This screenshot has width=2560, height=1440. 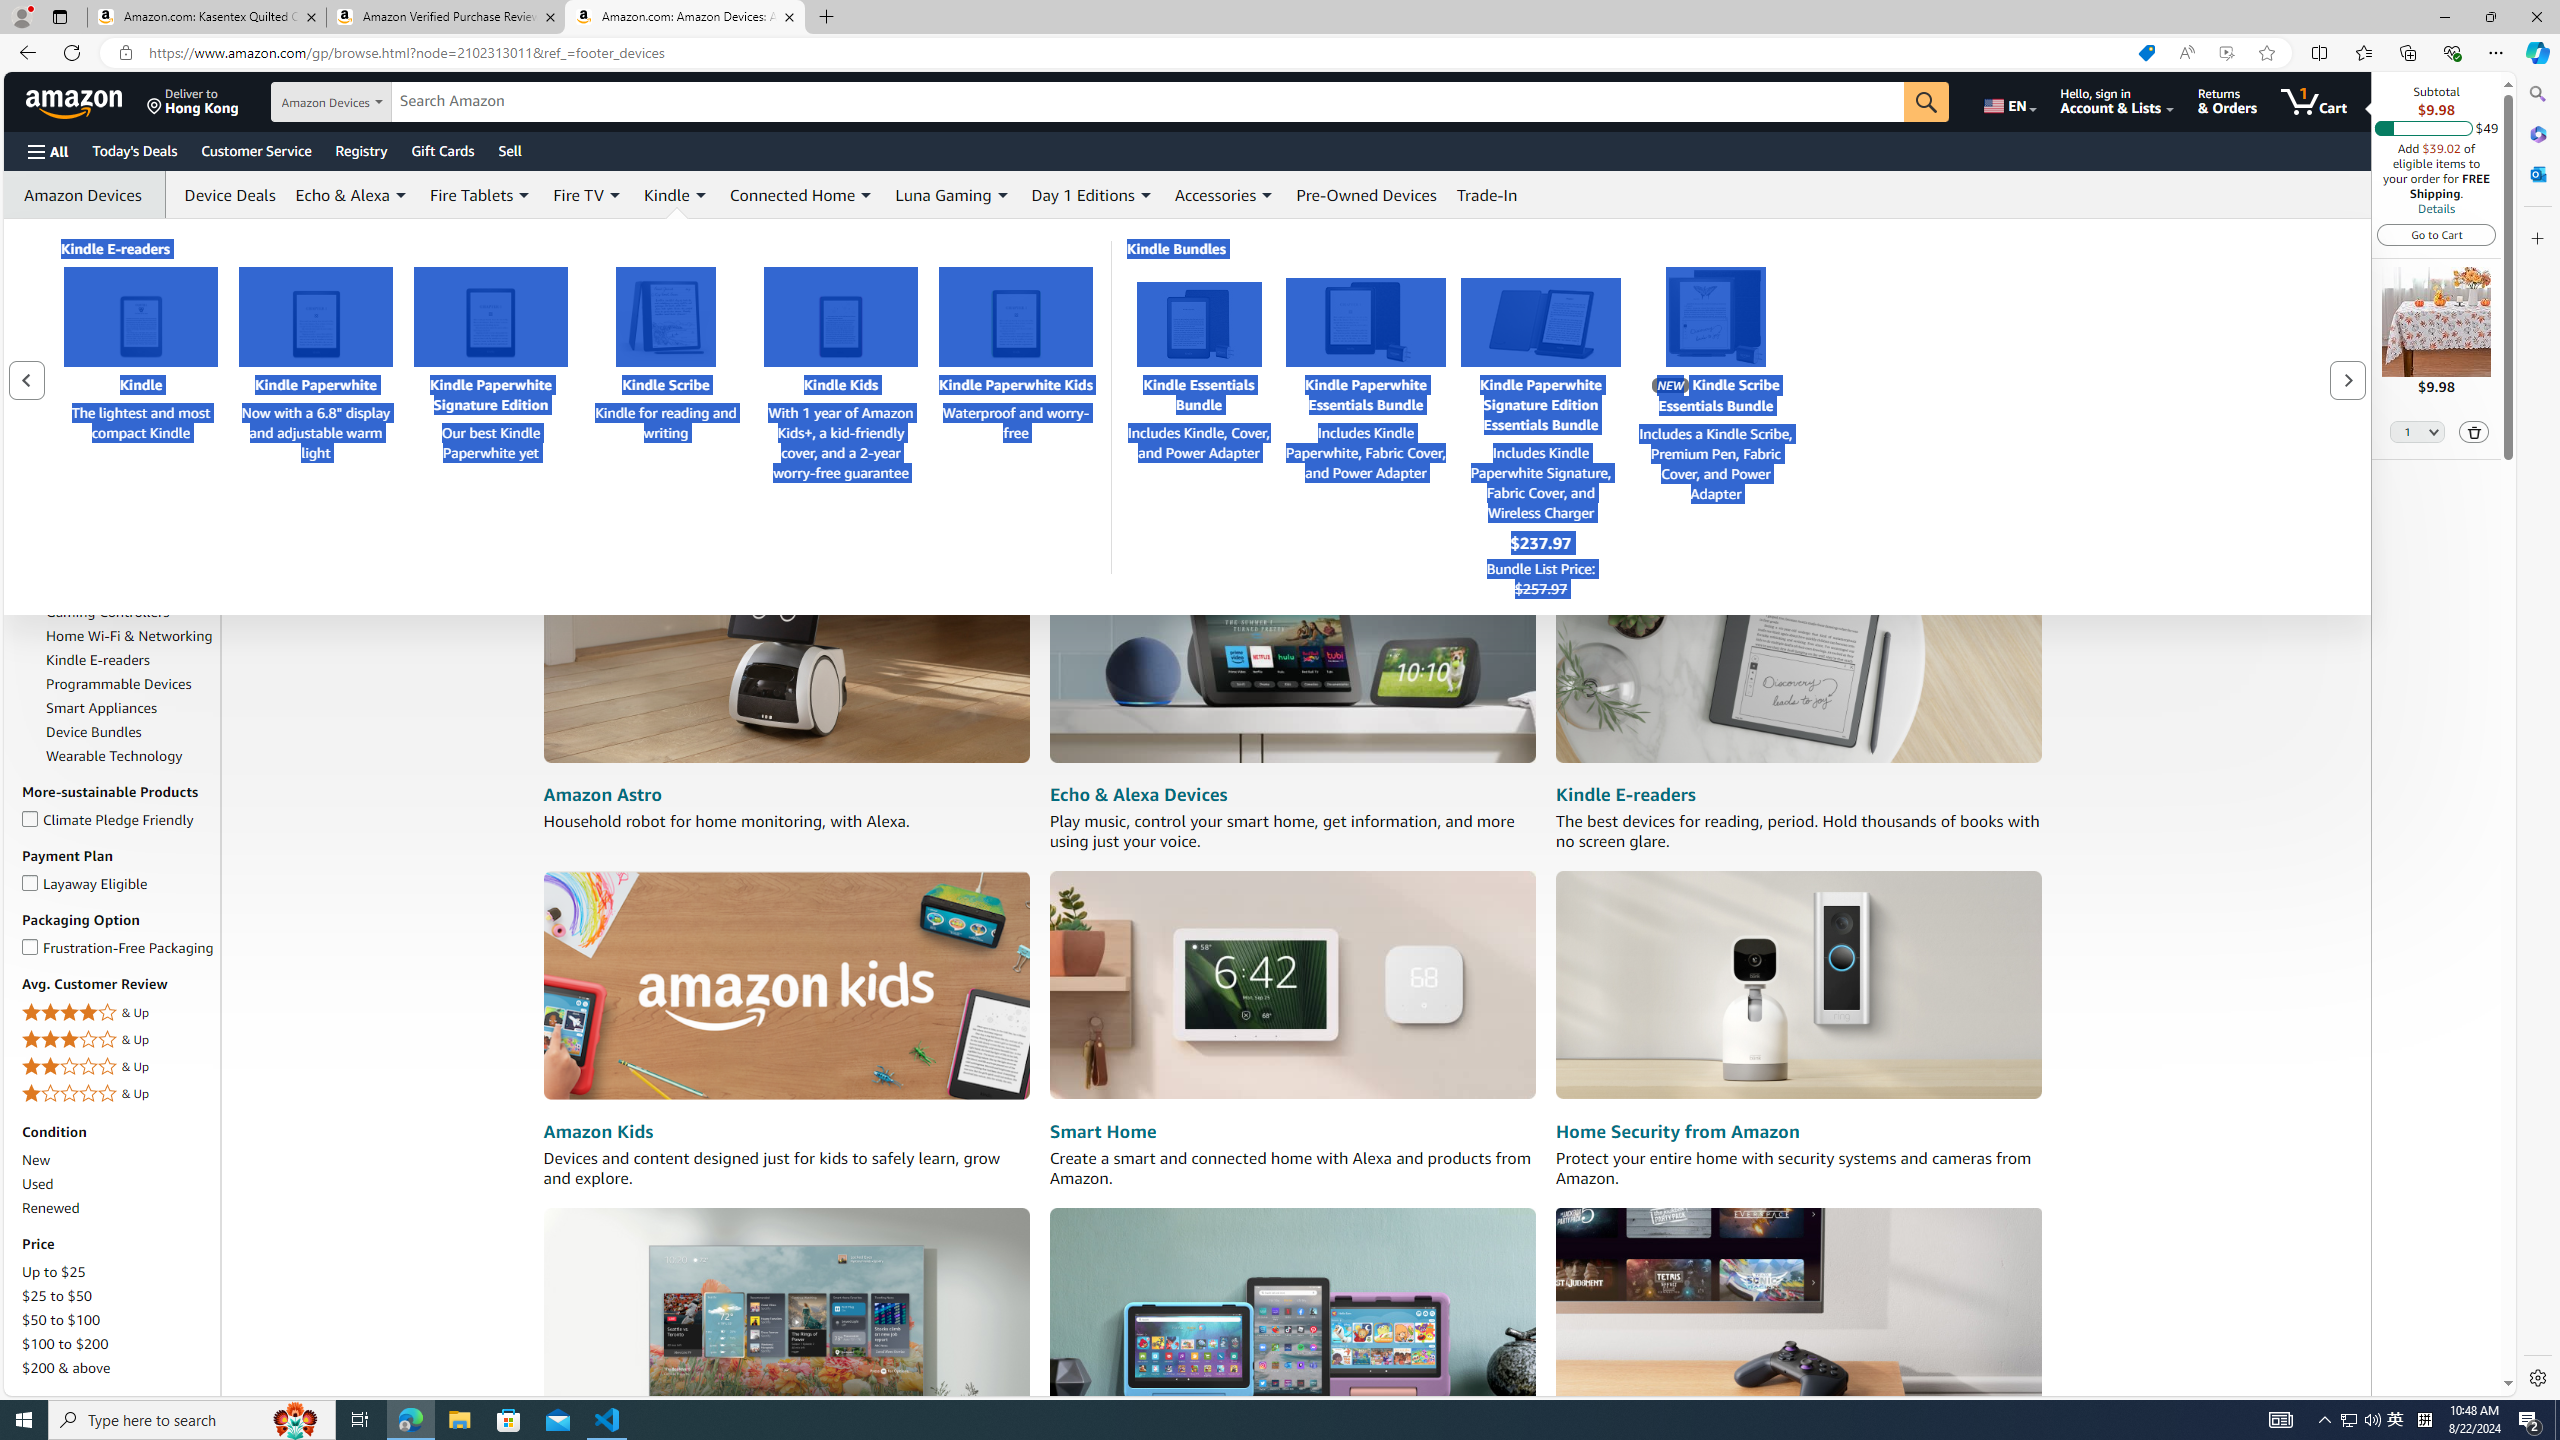 I want to click on 'Trade-In', so click(x=1487, y=195).